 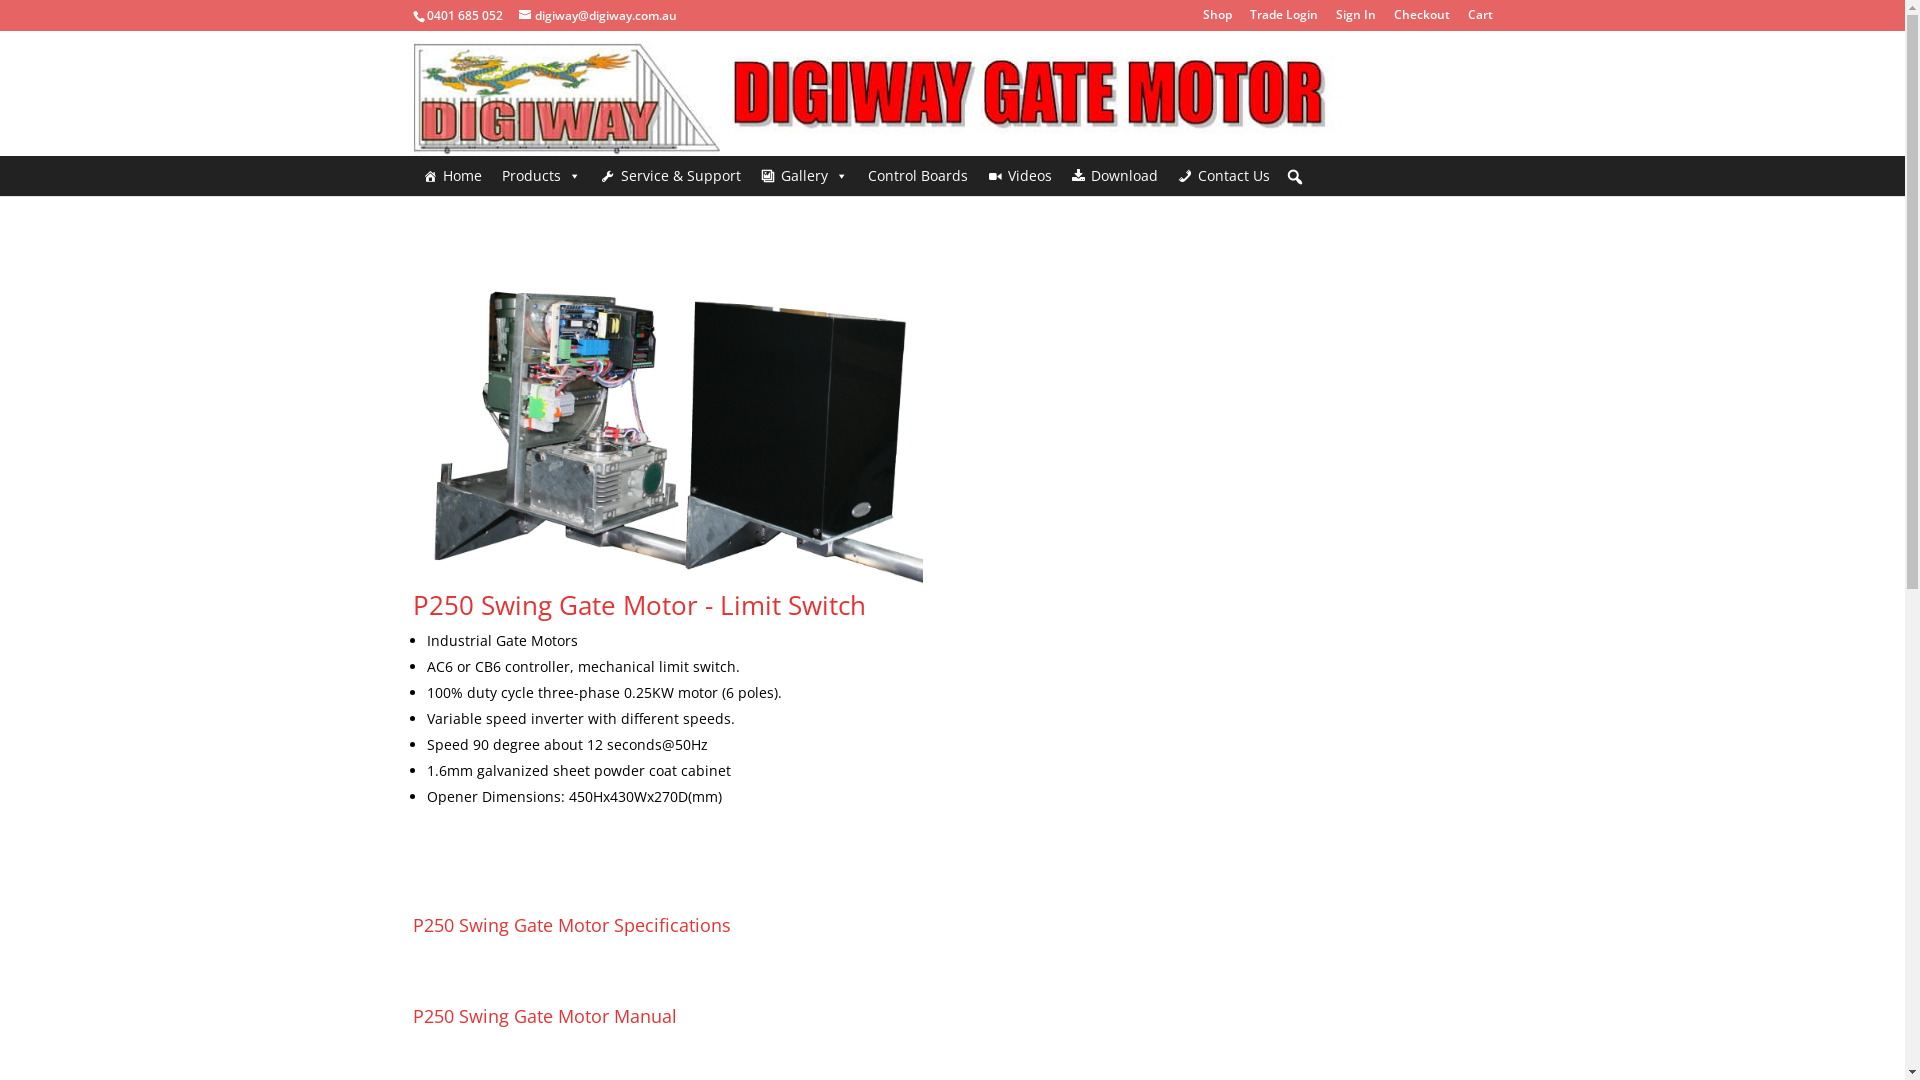 What do you see at coordinates (570, 925) in the screenshot?
I see `'P250 Swing Gate Motor Specifications'` at bounding box center [570, 925].